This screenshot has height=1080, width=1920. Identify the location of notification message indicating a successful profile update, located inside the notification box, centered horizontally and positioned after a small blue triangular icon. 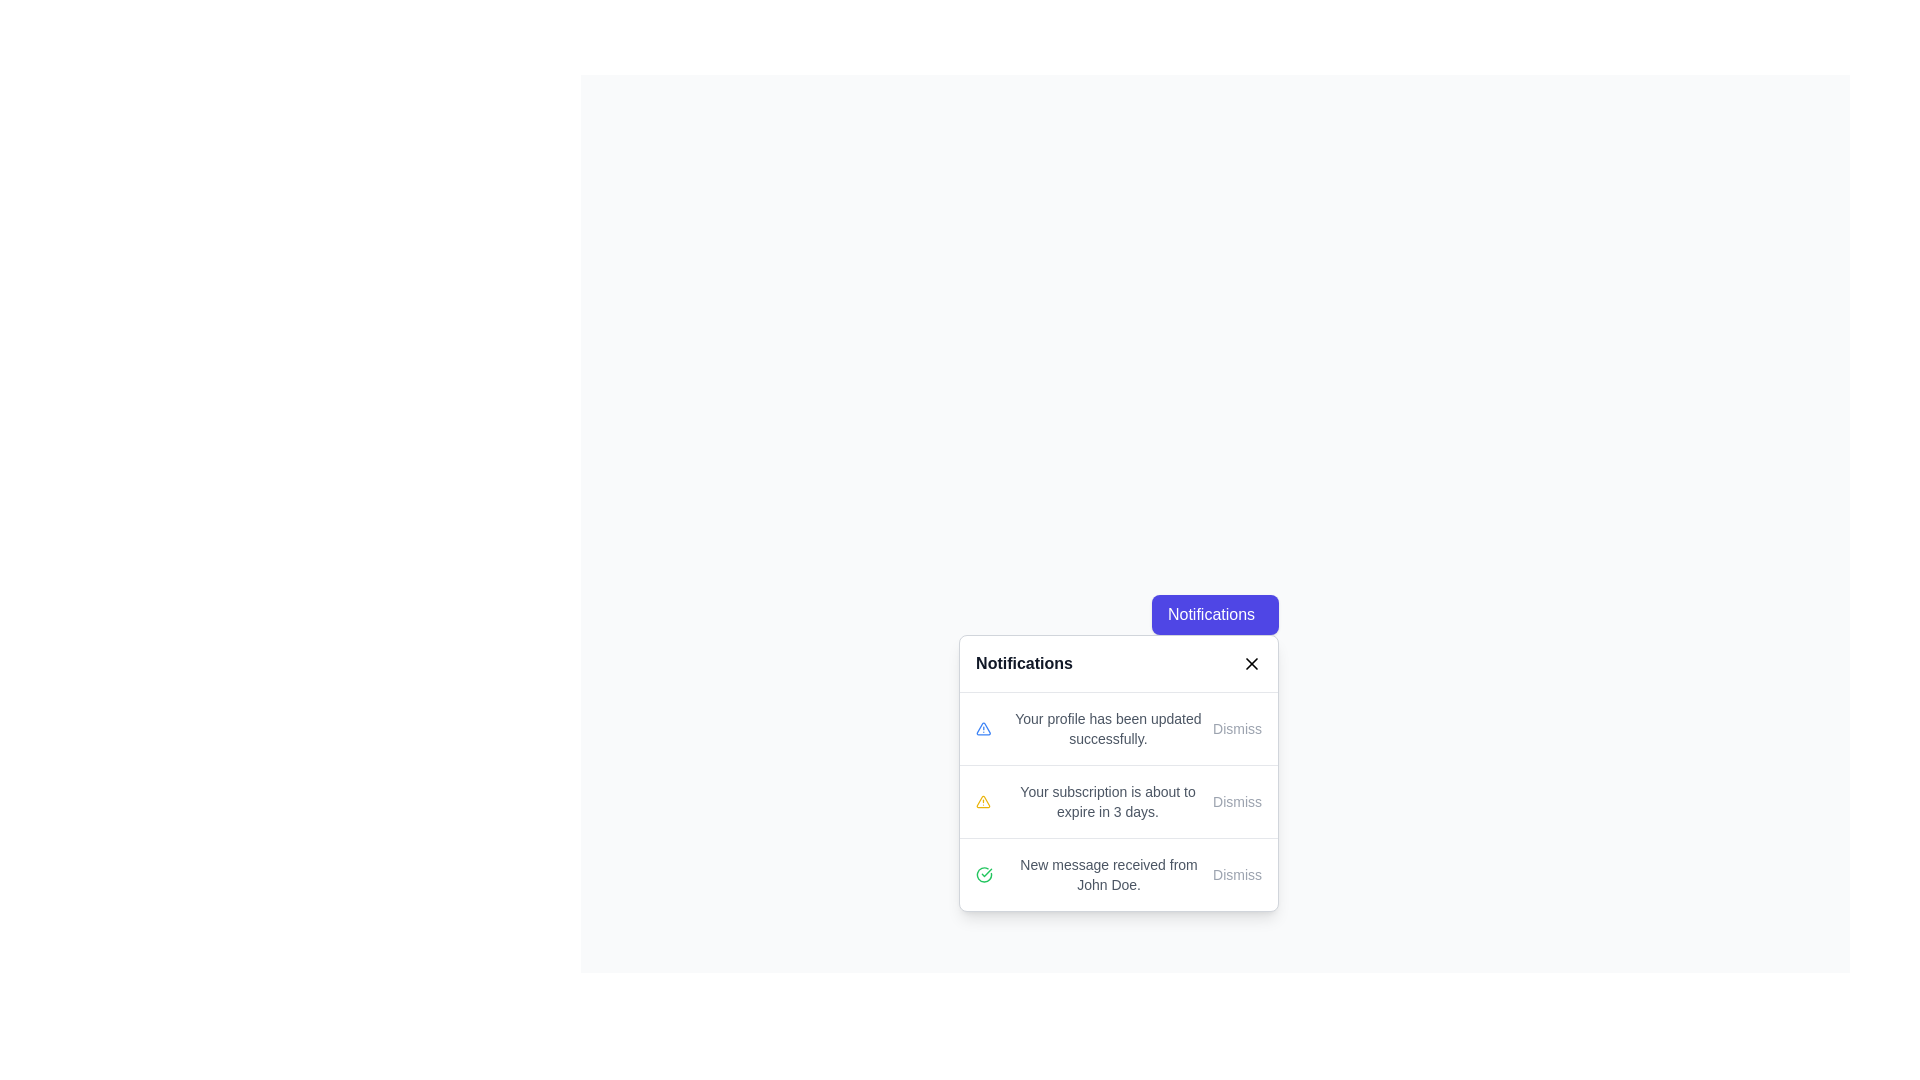
(1107, 729).